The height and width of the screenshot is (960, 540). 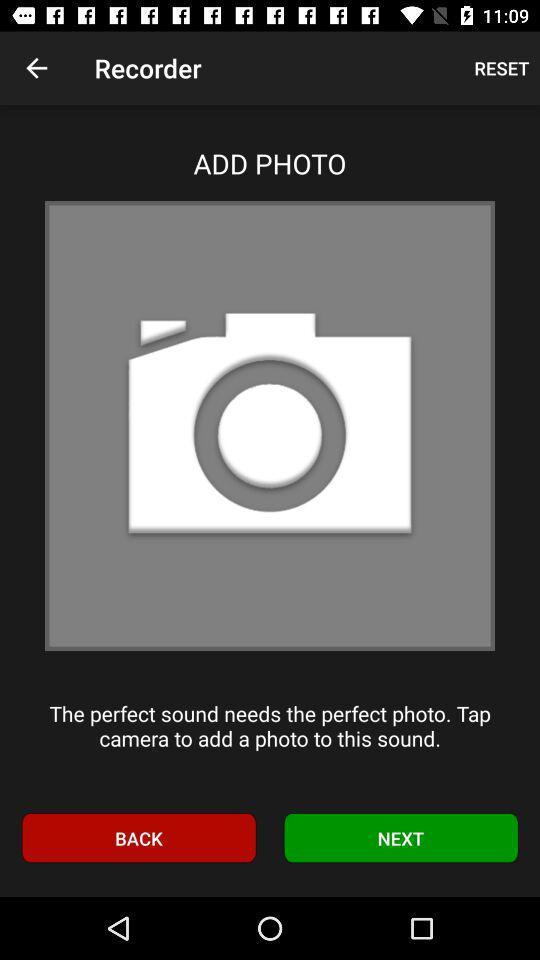 I want to click on photo to sound, so click(x=270, y=425).